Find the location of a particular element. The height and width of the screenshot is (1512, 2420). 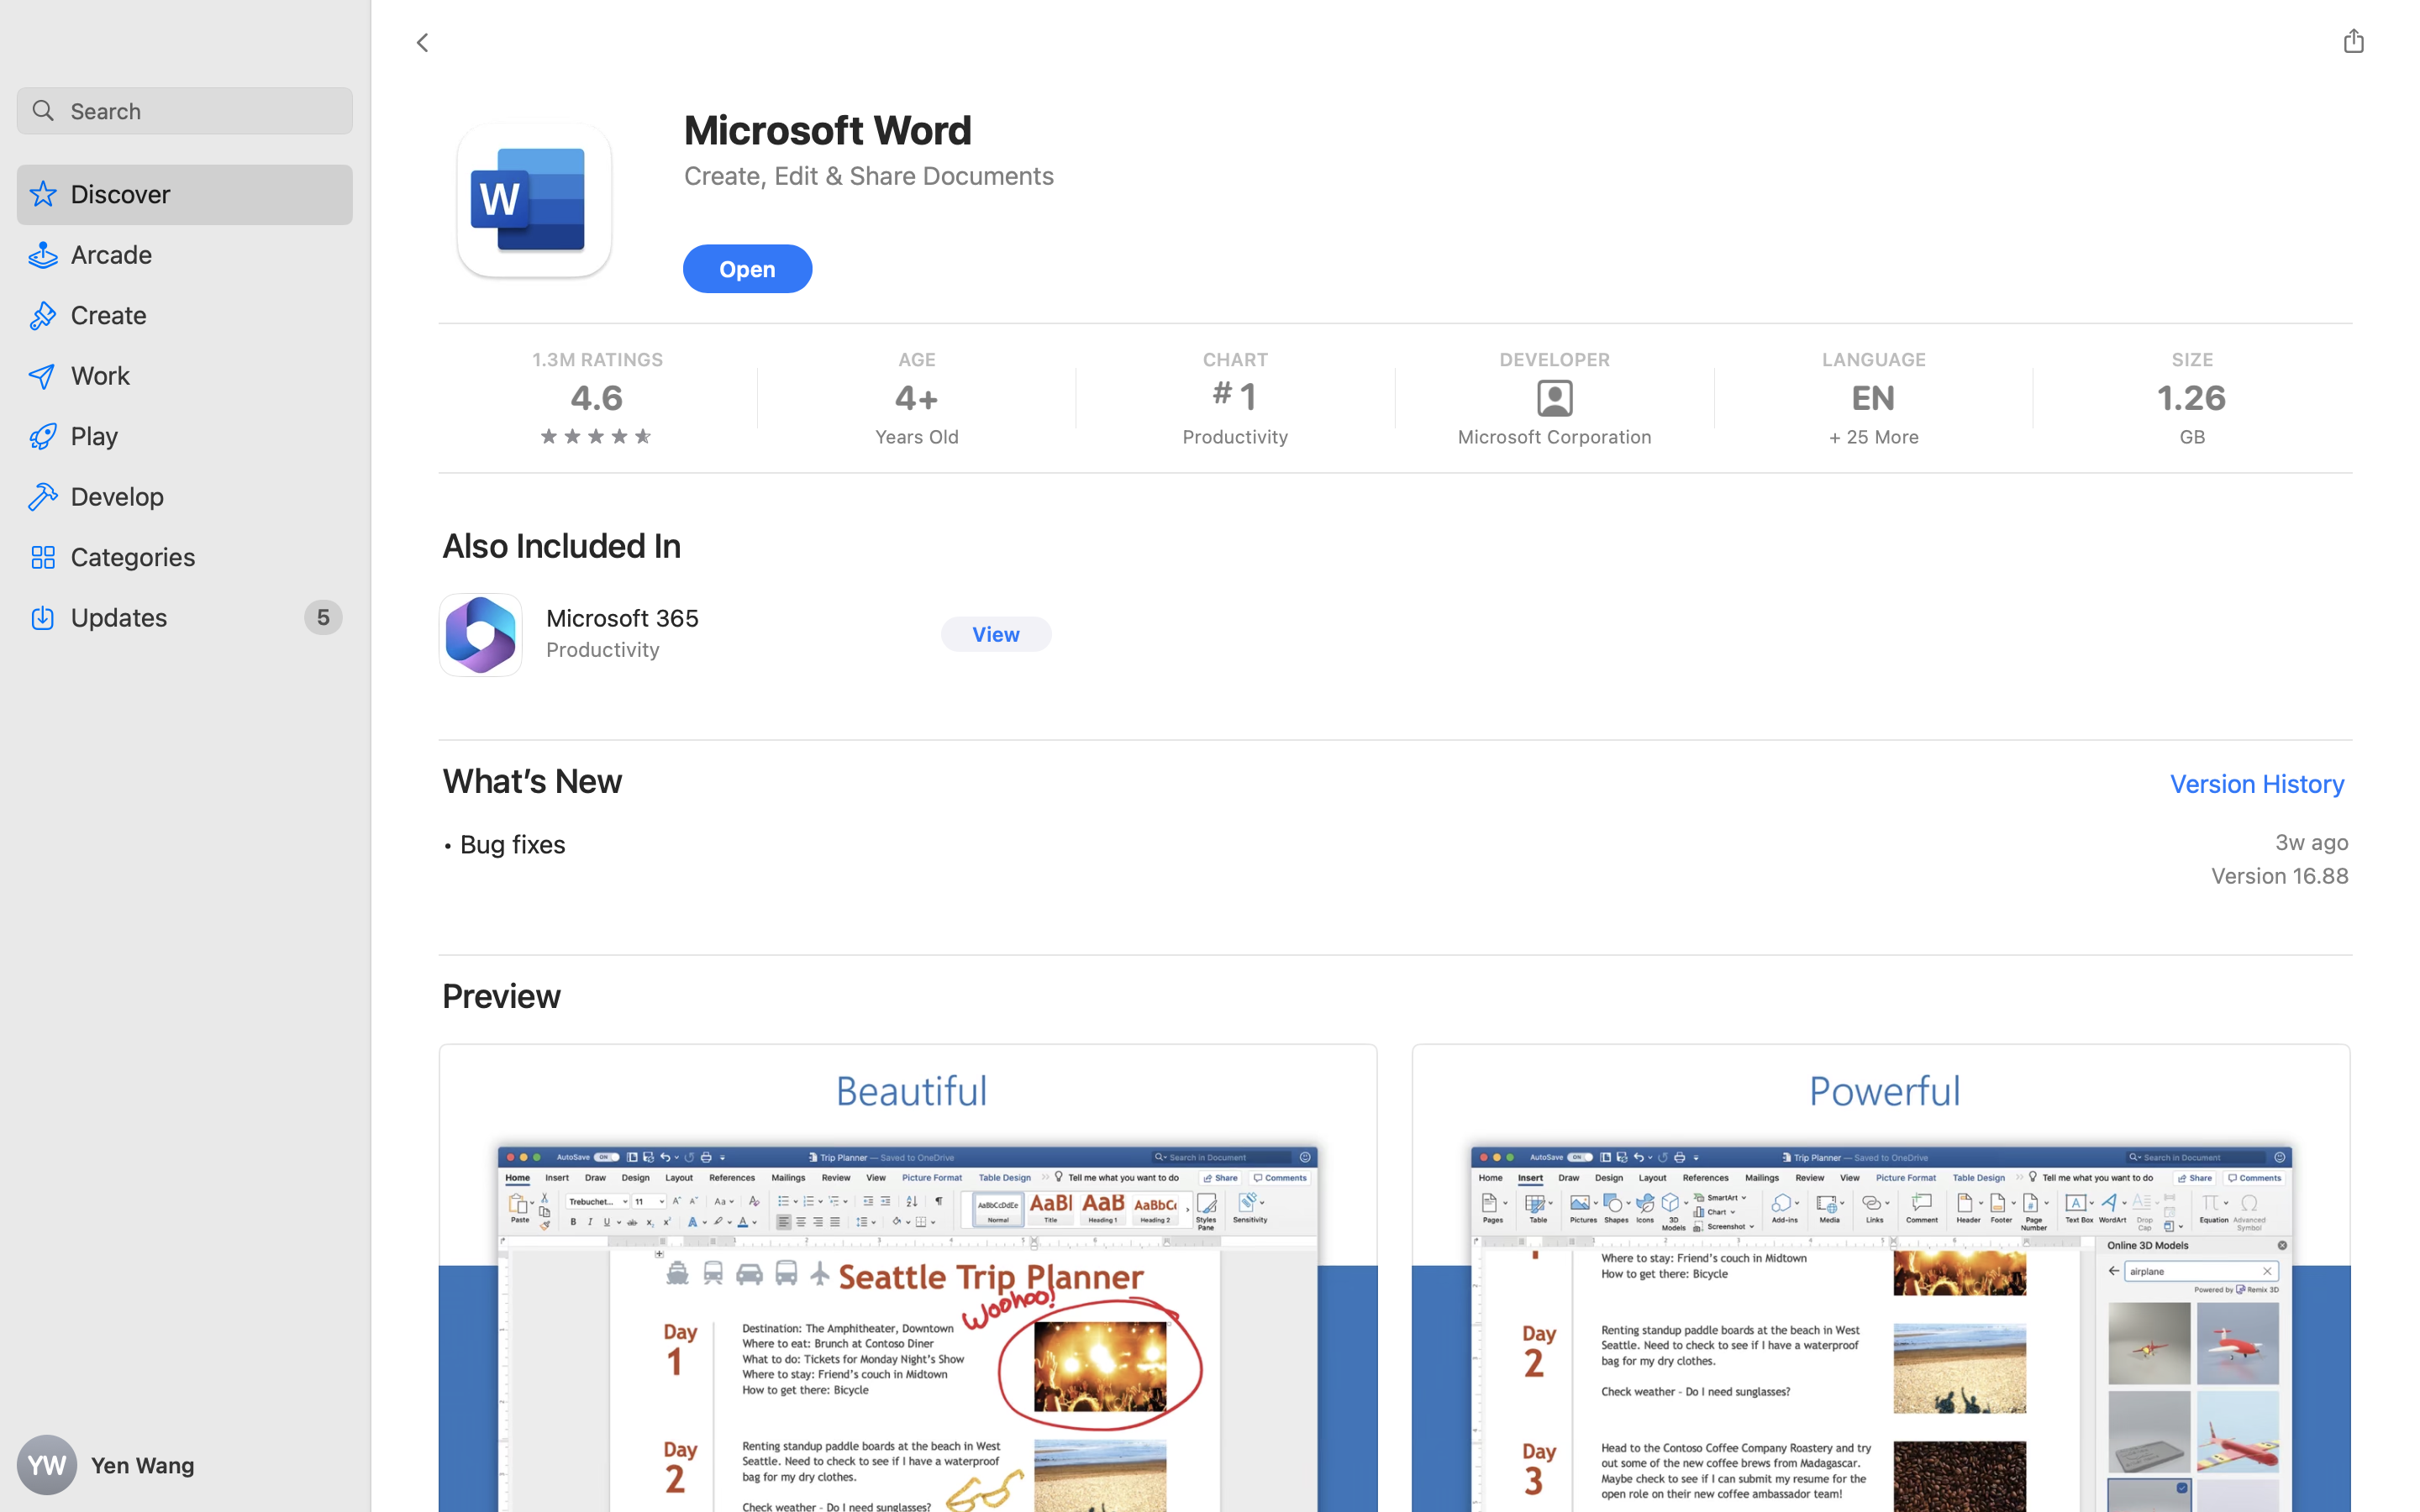

'EN' is located at coordinates (1872, 396).